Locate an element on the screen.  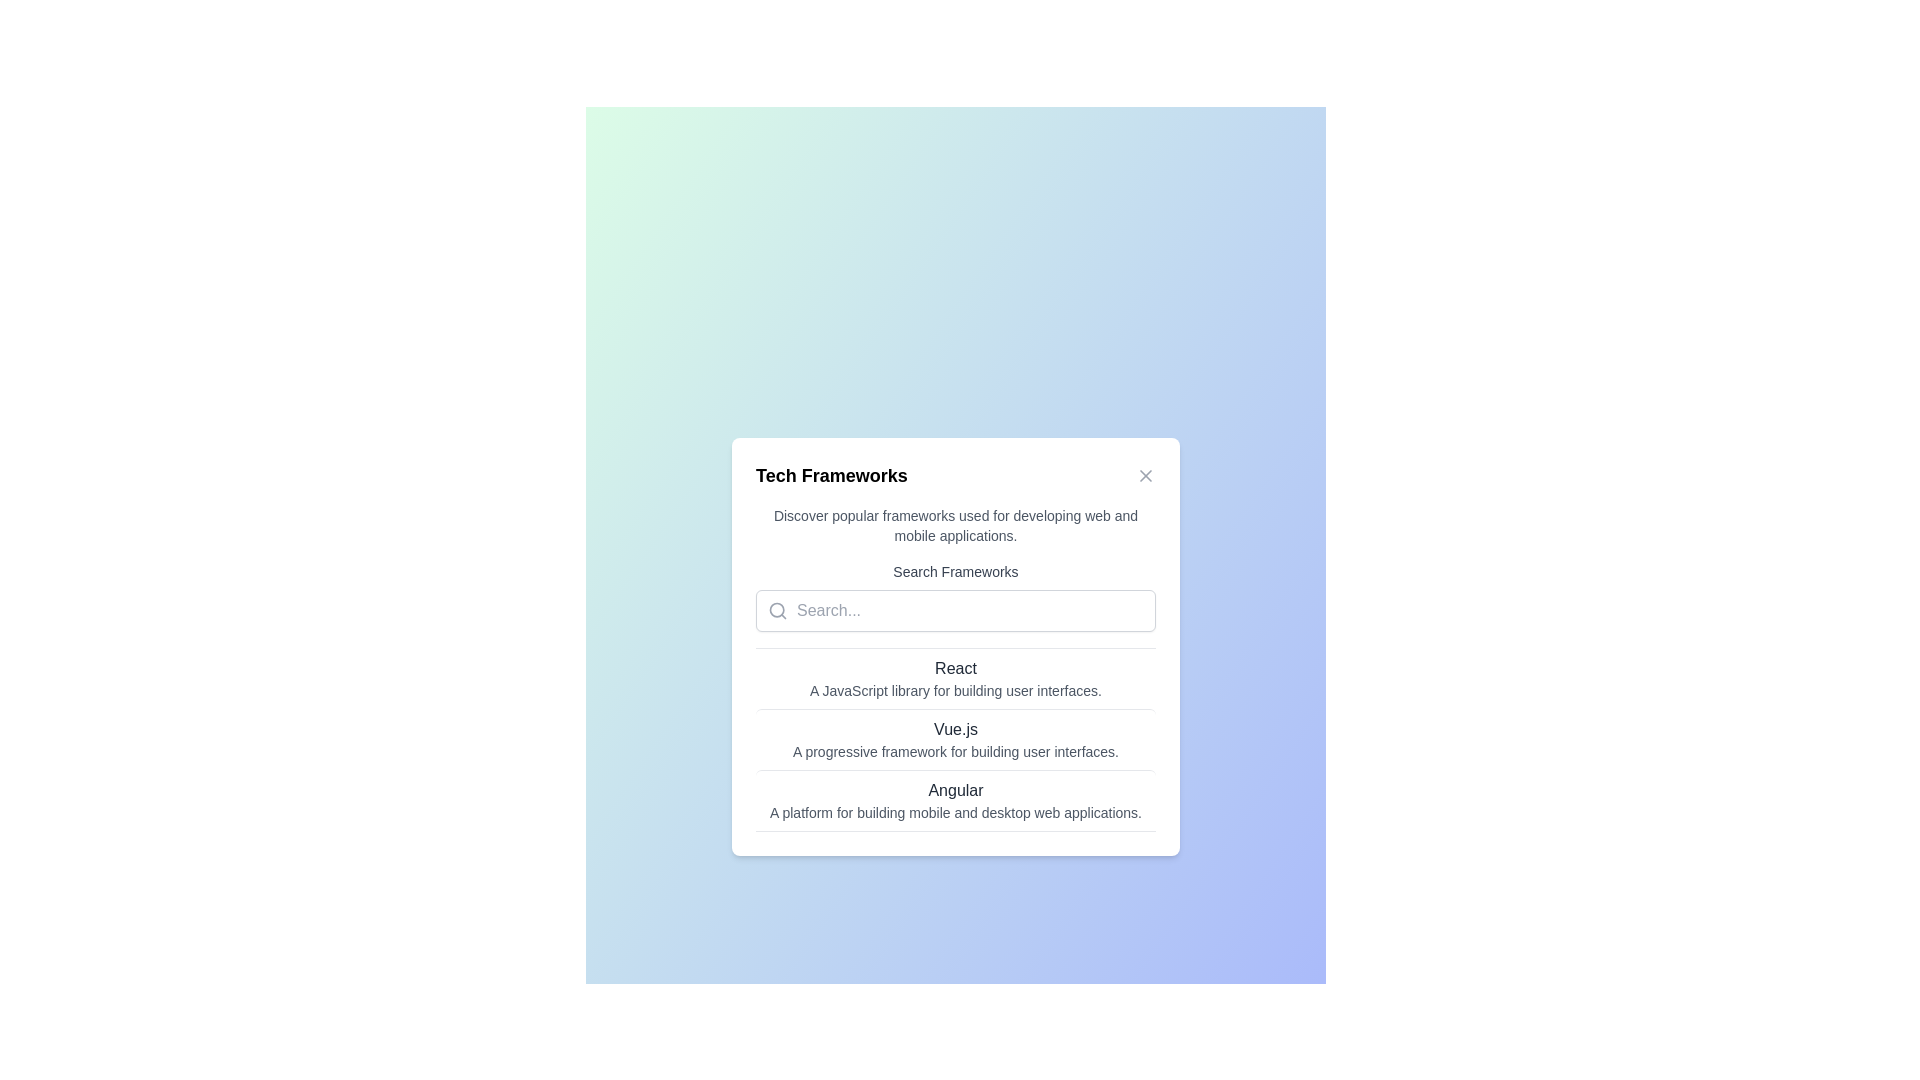
the 'Tech Frameworks' text label, which is displayed in a larger bold font at the top of a card-like interface is located at coordinates (831, 475).